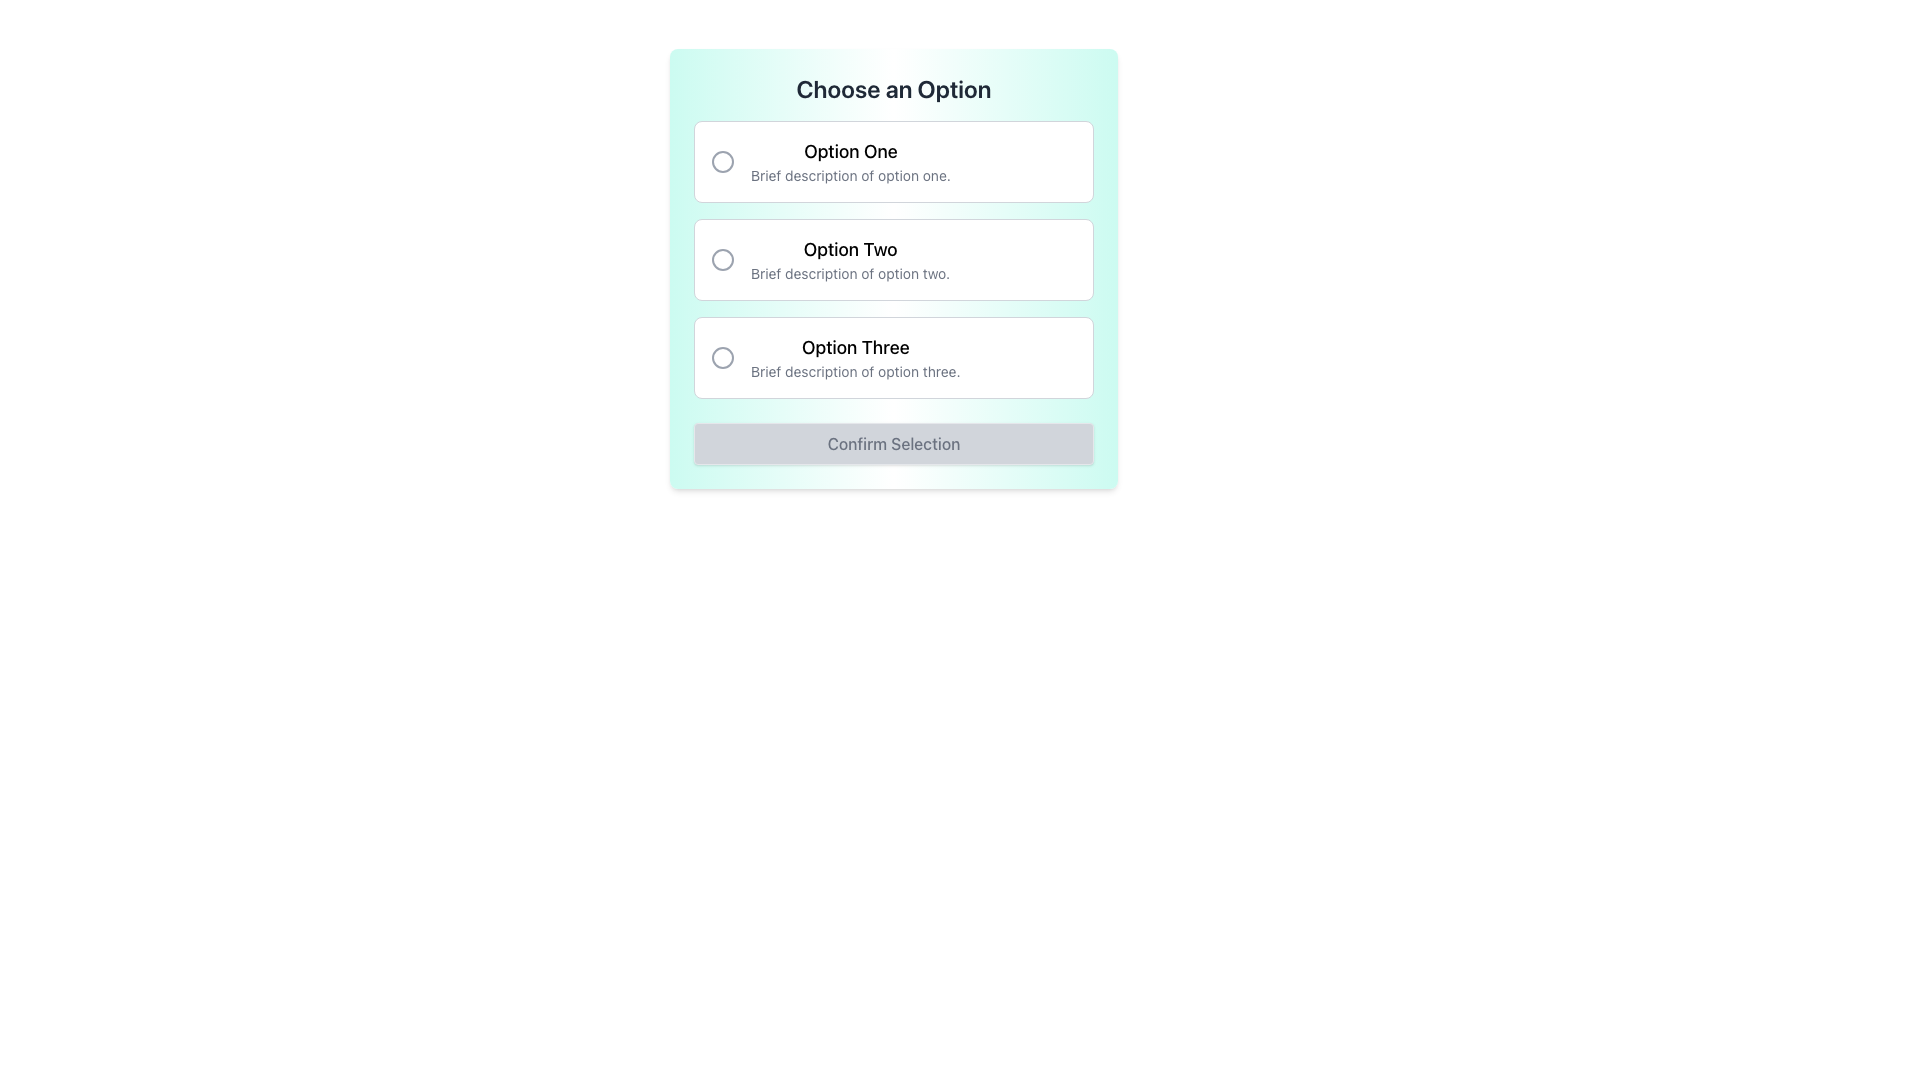  I want to click on the radio button for 'Option Two', so click(722, 258).